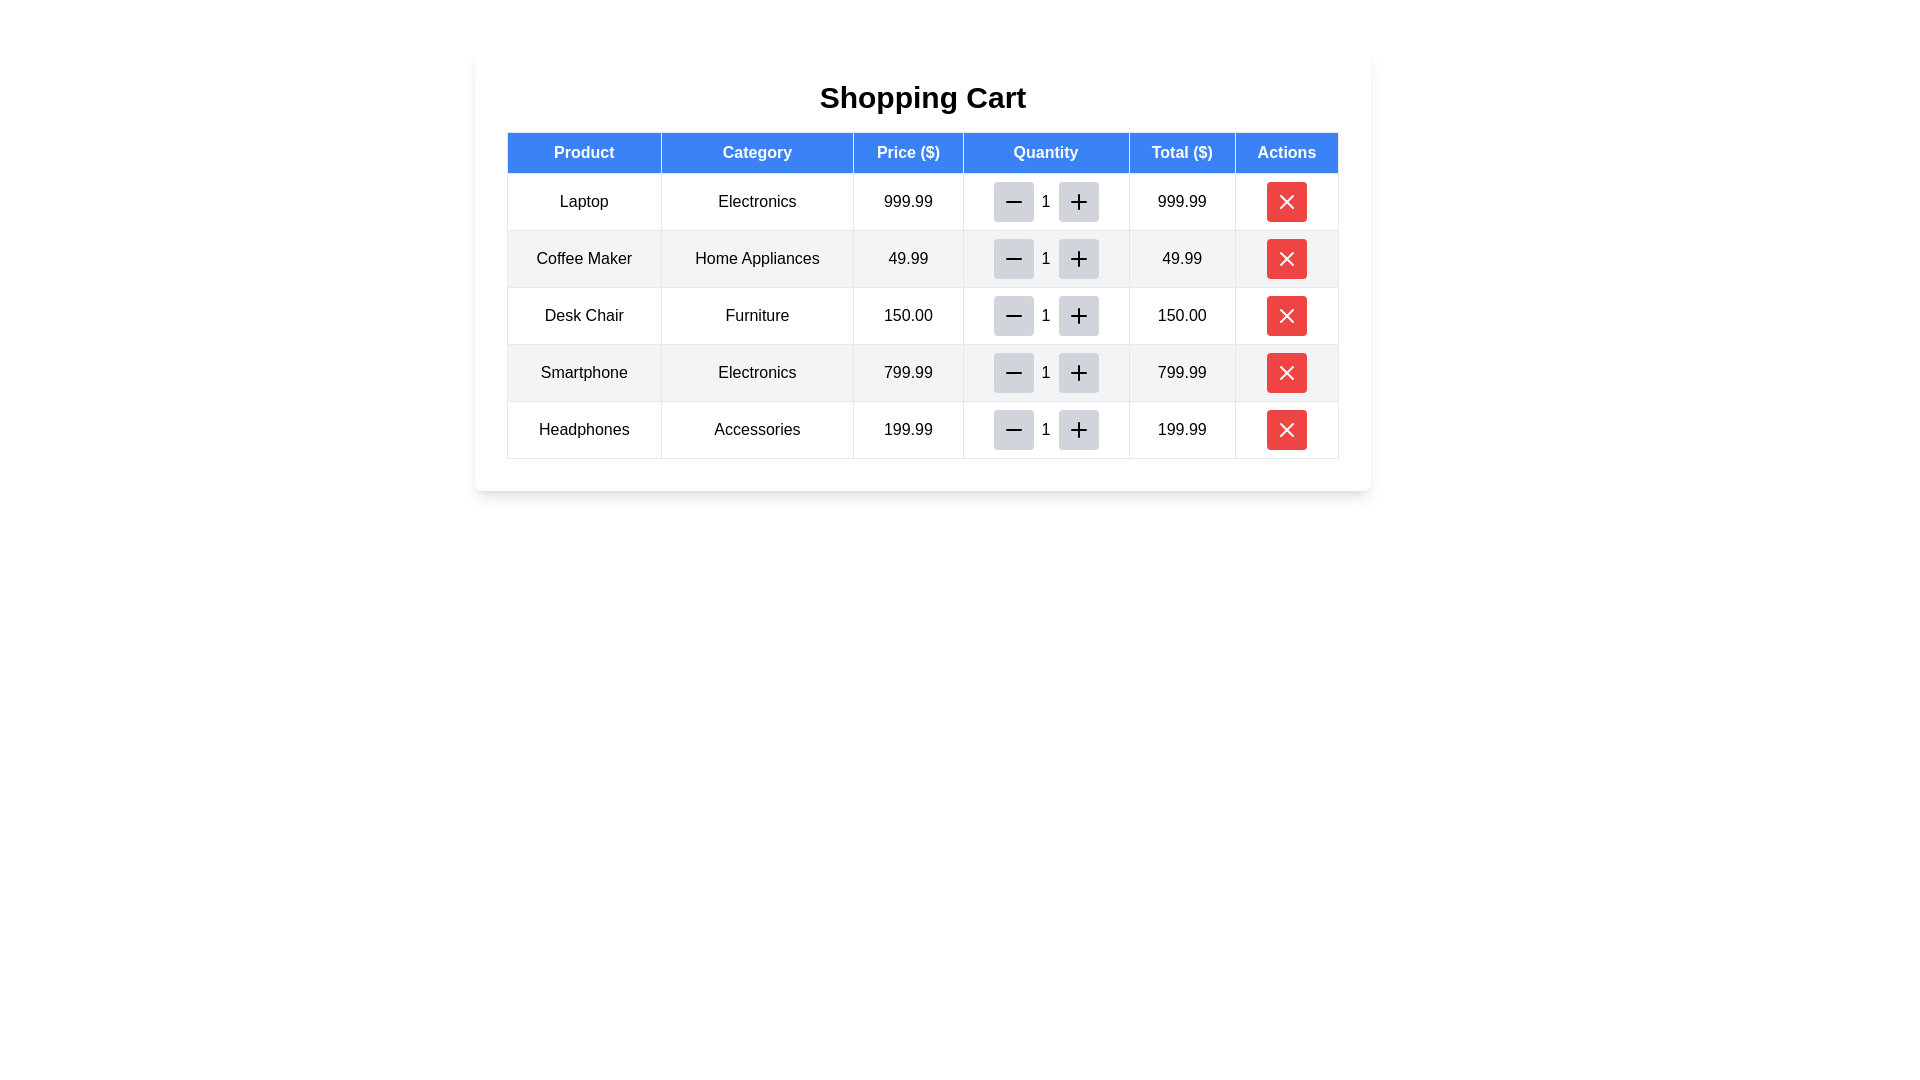 The height and width of the screenshot is (1080, 1920). What do you see at coordinates (1286, 257) in the screenshot?
I see `the button located at the far right of the second row in the shopping cart` at bounding box center [1286, 257].